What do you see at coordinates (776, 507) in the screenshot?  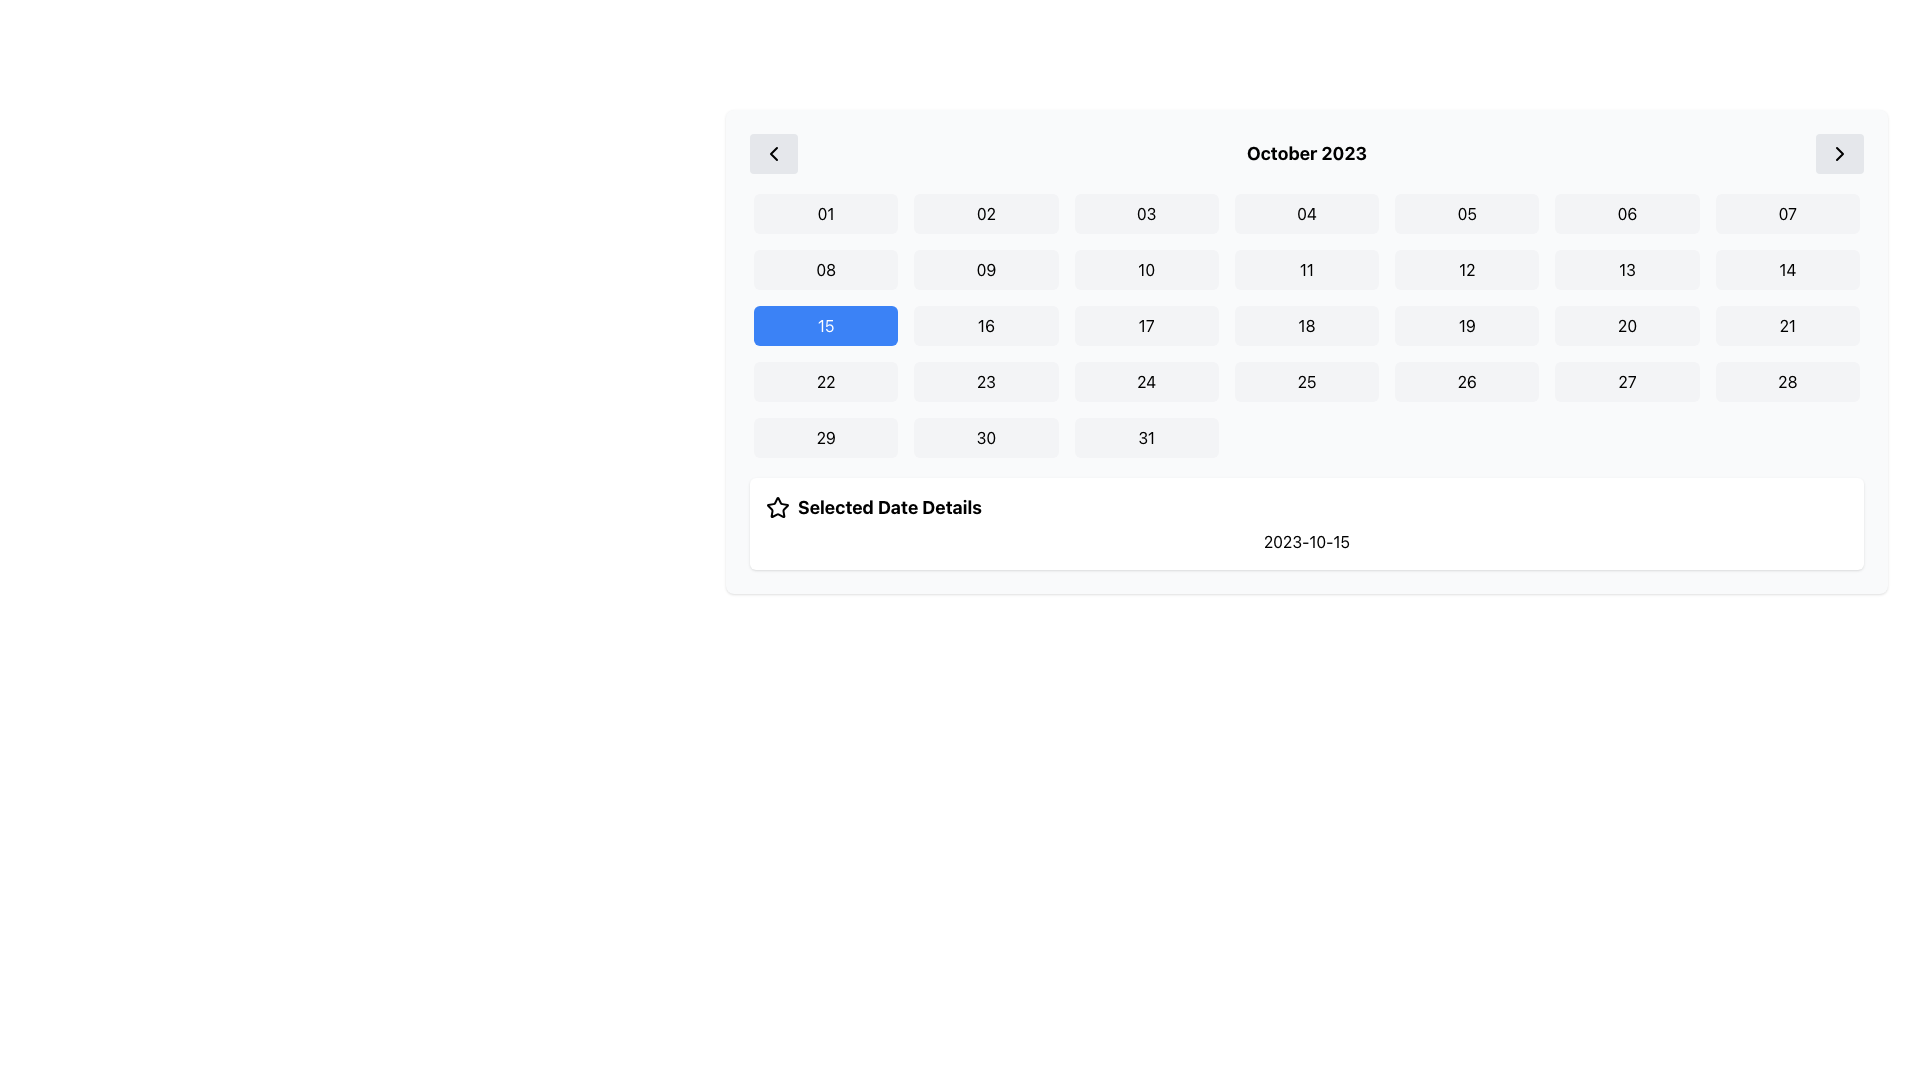 I see `the star icon with a black outline and transparent fill, located to the left of the text 'Selected Date Details'` at bounding box center [776, 507].